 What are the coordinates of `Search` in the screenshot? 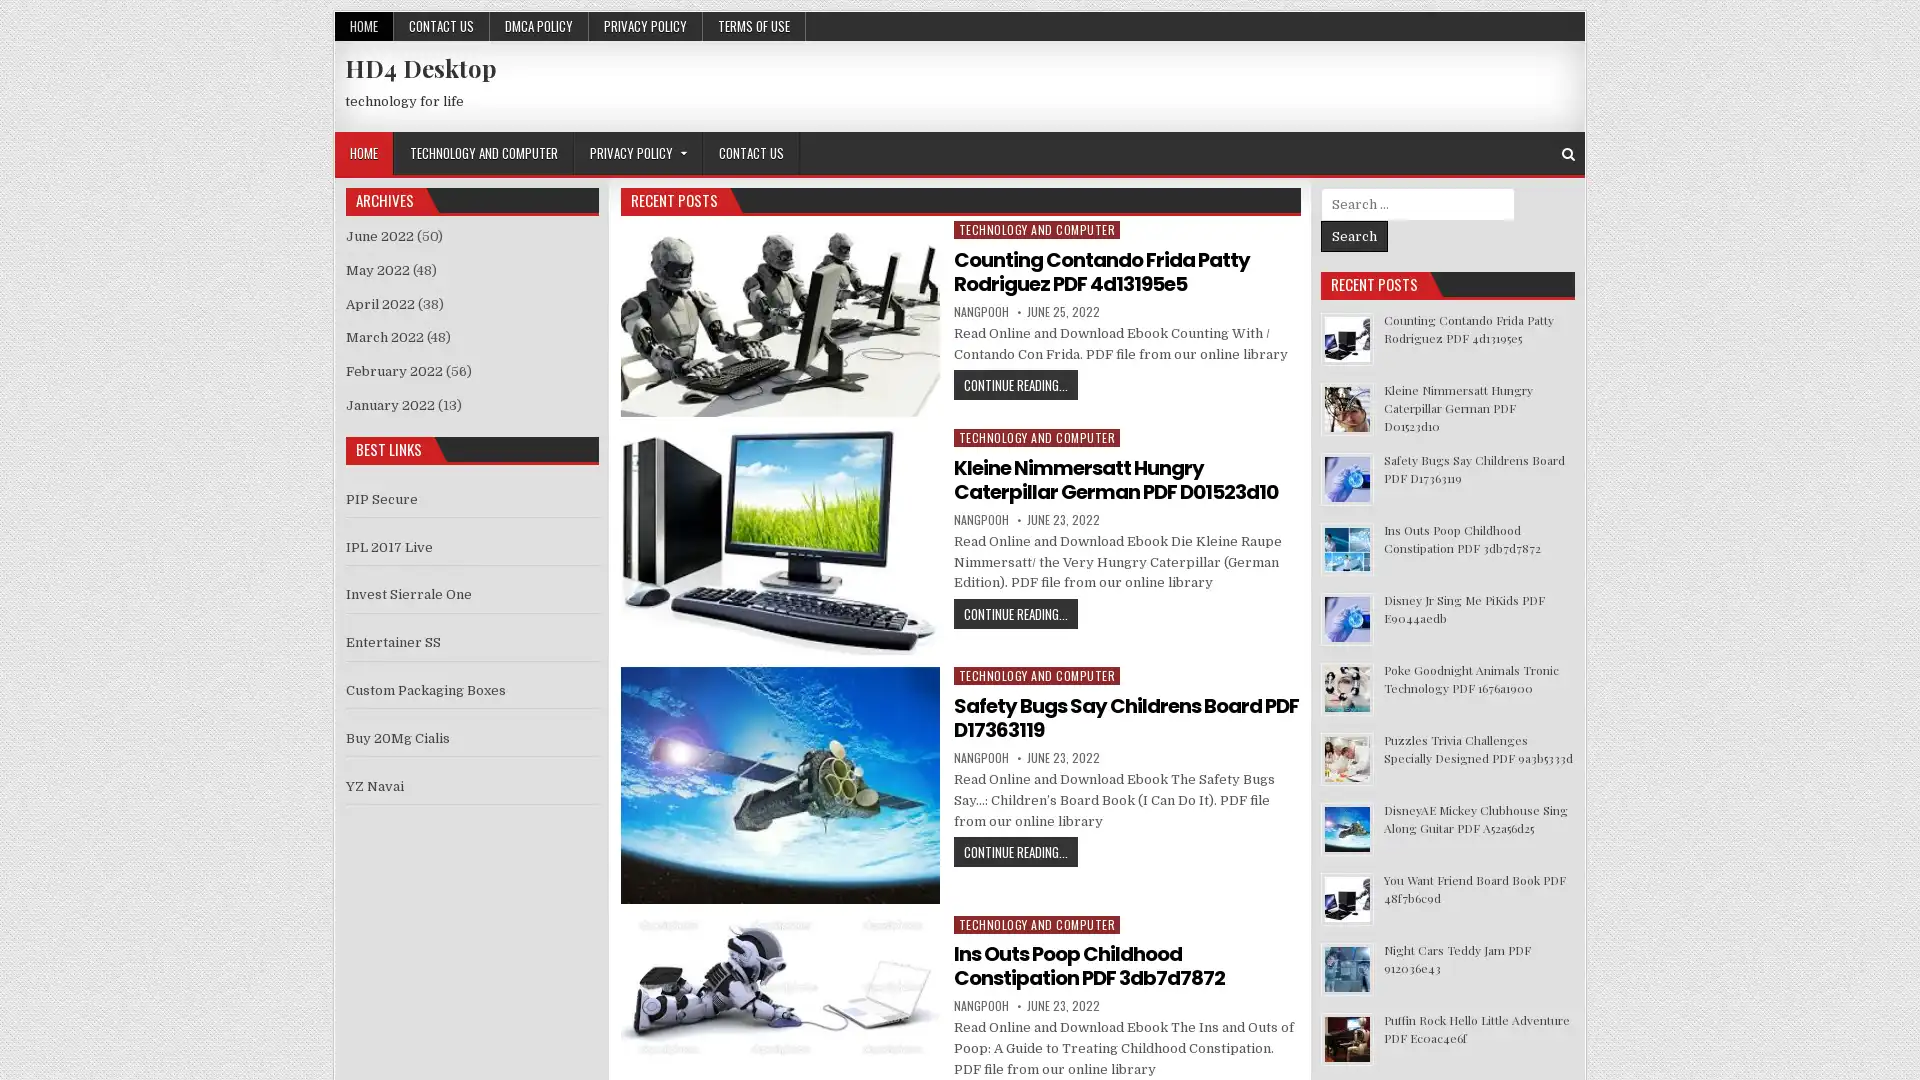 It's located at (1354, 235).